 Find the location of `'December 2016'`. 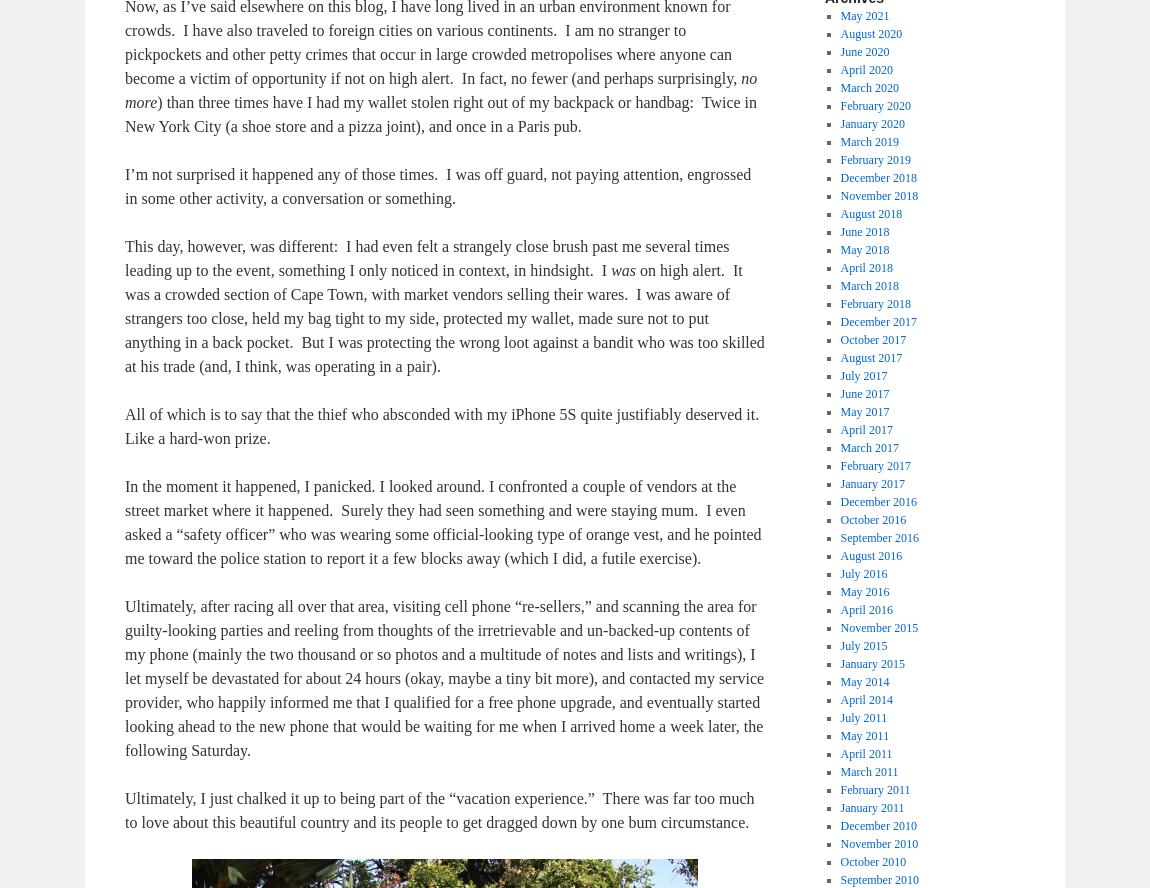

'December 2016' is located at coordinates (878, 500).